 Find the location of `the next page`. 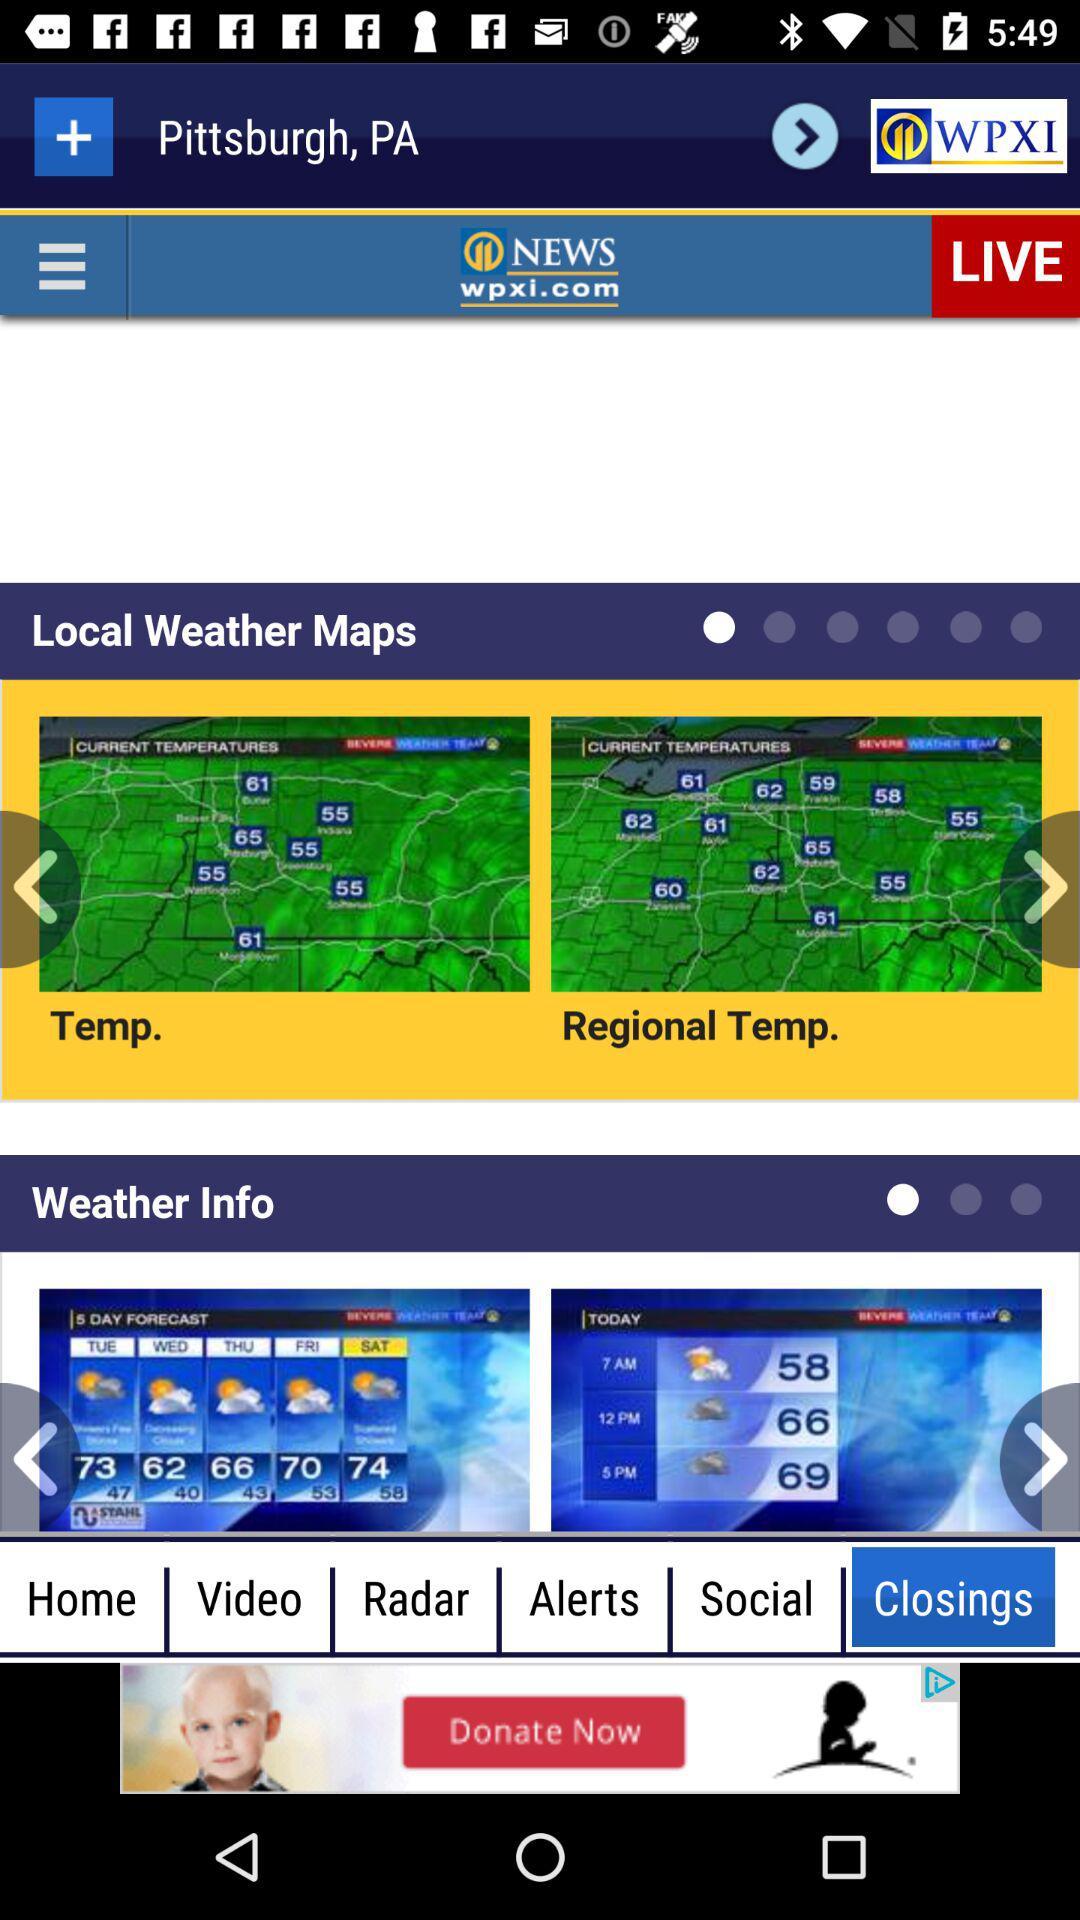

the next page is located at coordinates (804, 135).